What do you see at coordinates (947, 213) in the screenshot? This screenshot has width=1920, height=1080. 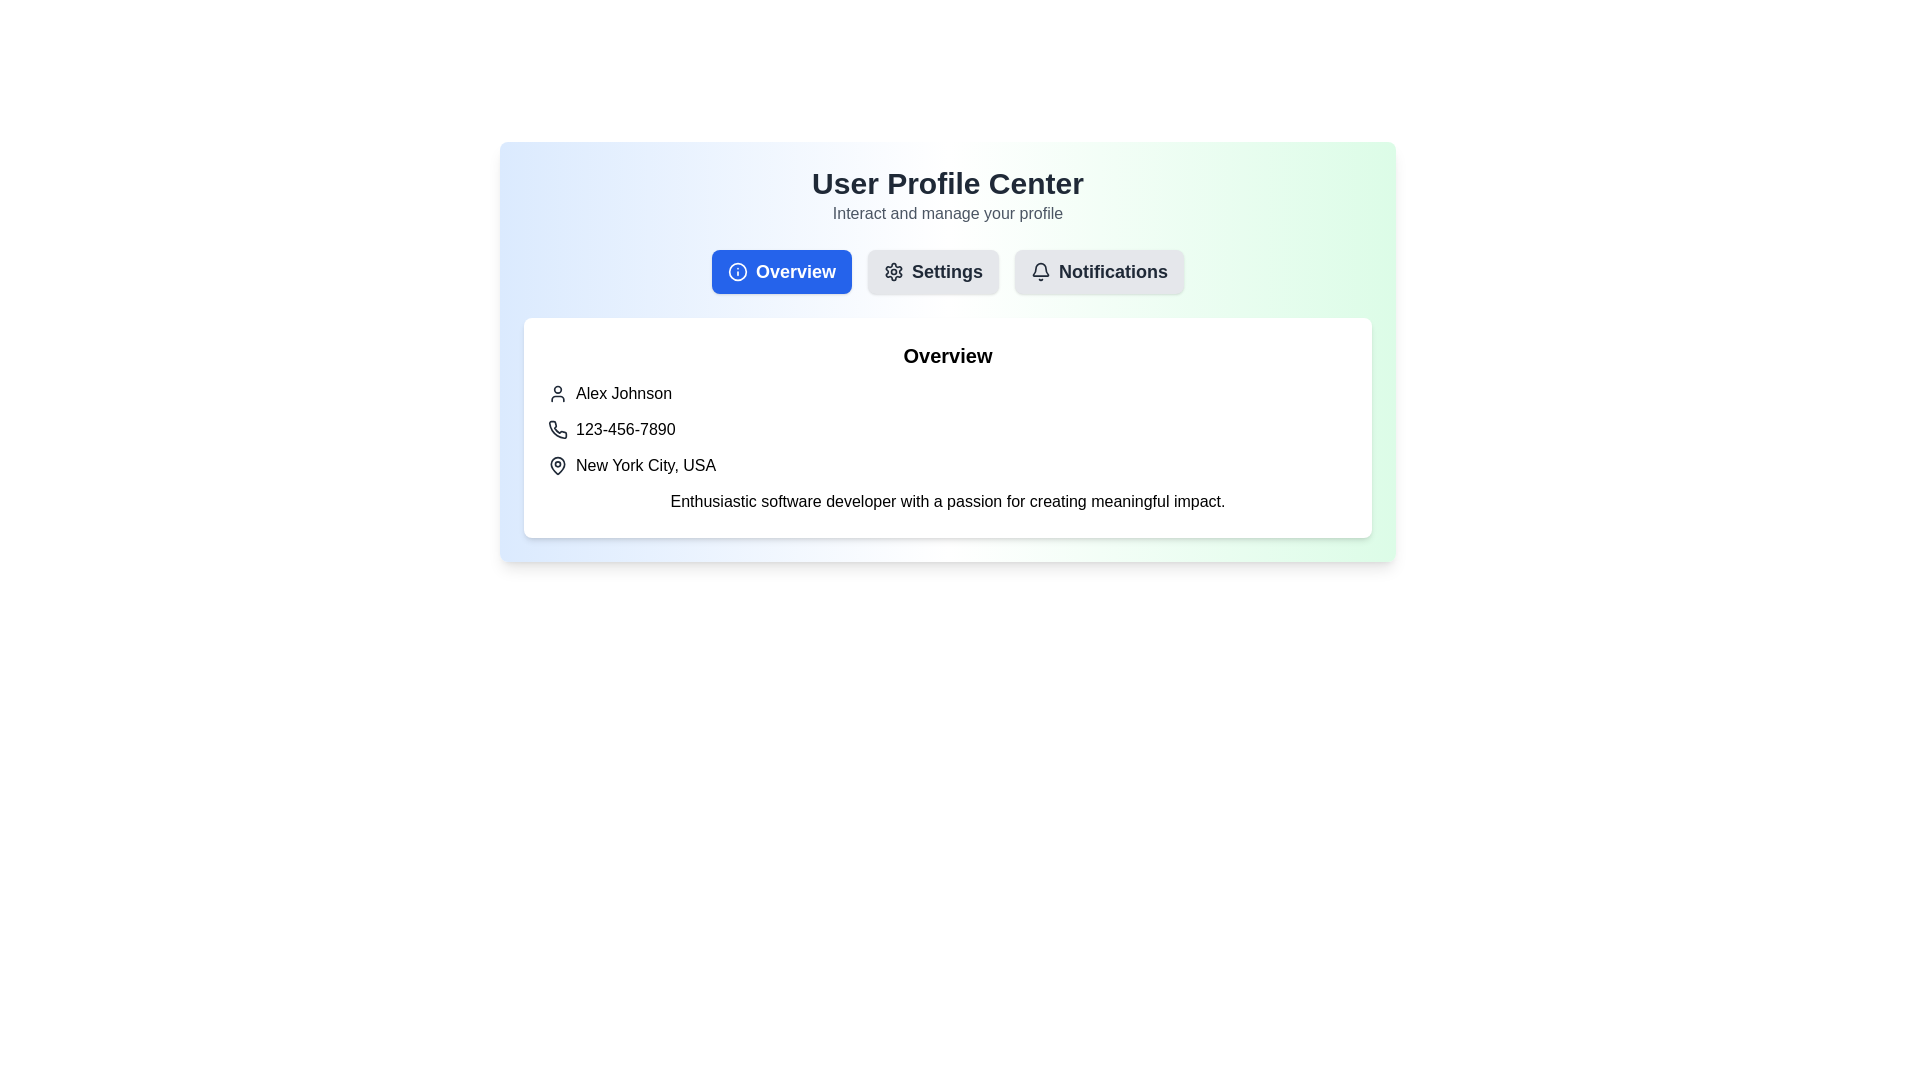 I see `descriptive text located directly under the 'User Profile Center' title, which provides context for the user` at bounding box center [947, 213].